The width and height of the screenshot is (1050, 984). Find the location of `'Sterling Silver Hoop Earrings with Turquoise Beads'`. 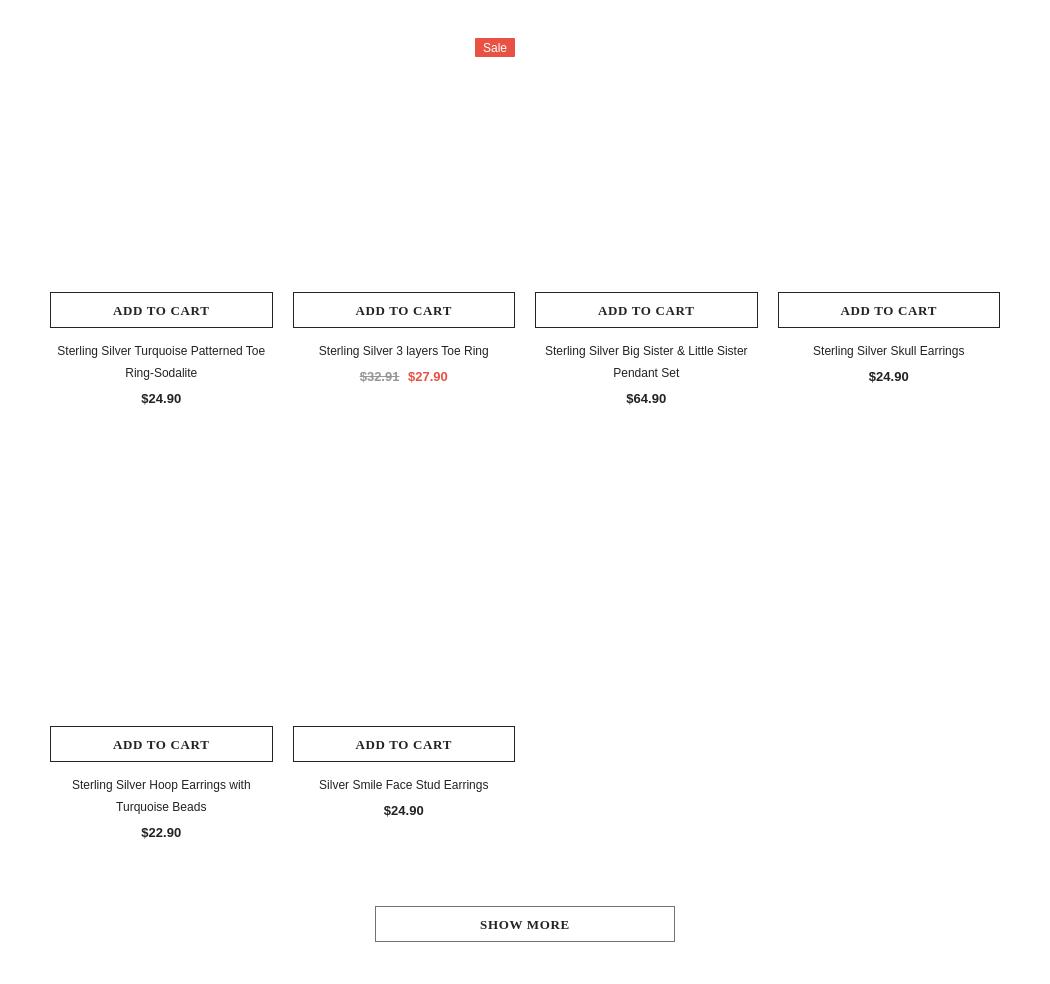

'Sterling Silver Hoop Earrings with Turquoise Beads' is located at coordinates (160, 794).